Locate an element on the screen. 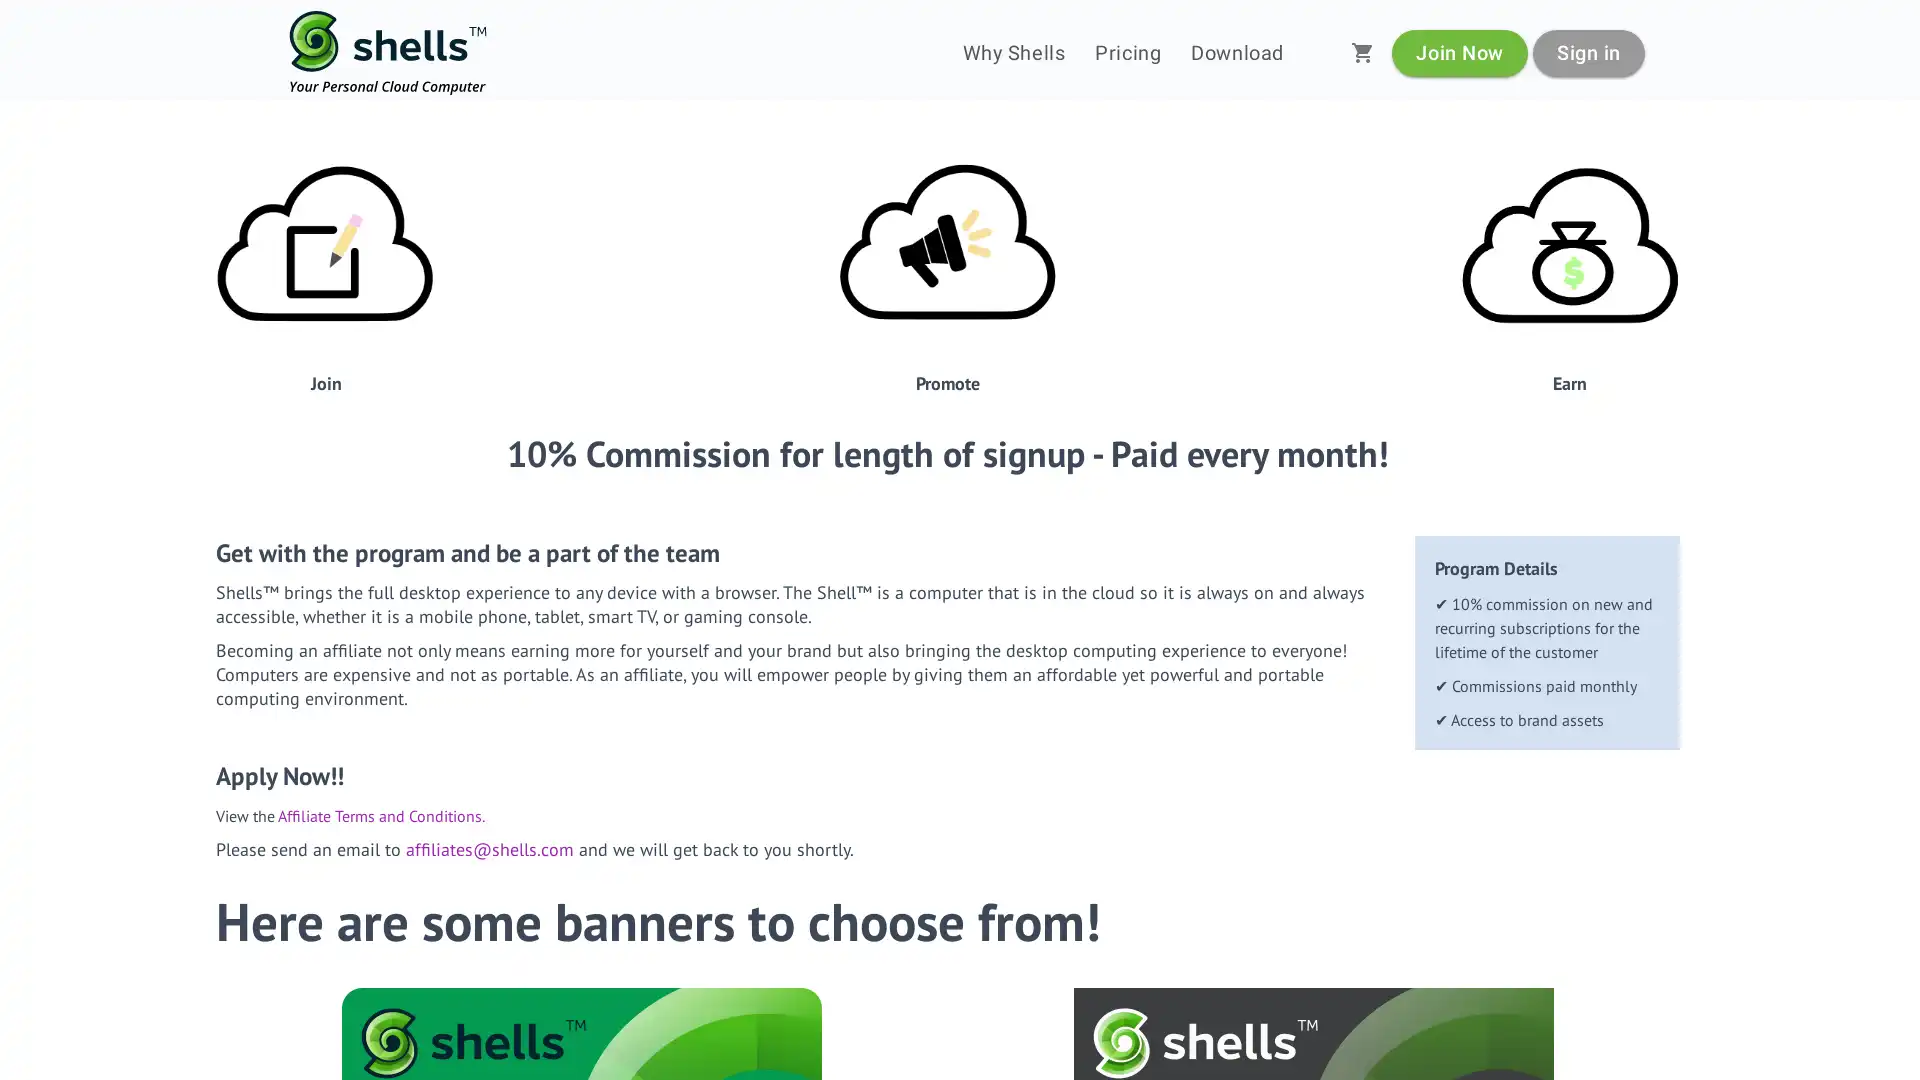  Sign in is located at coordinates (1587, 51).